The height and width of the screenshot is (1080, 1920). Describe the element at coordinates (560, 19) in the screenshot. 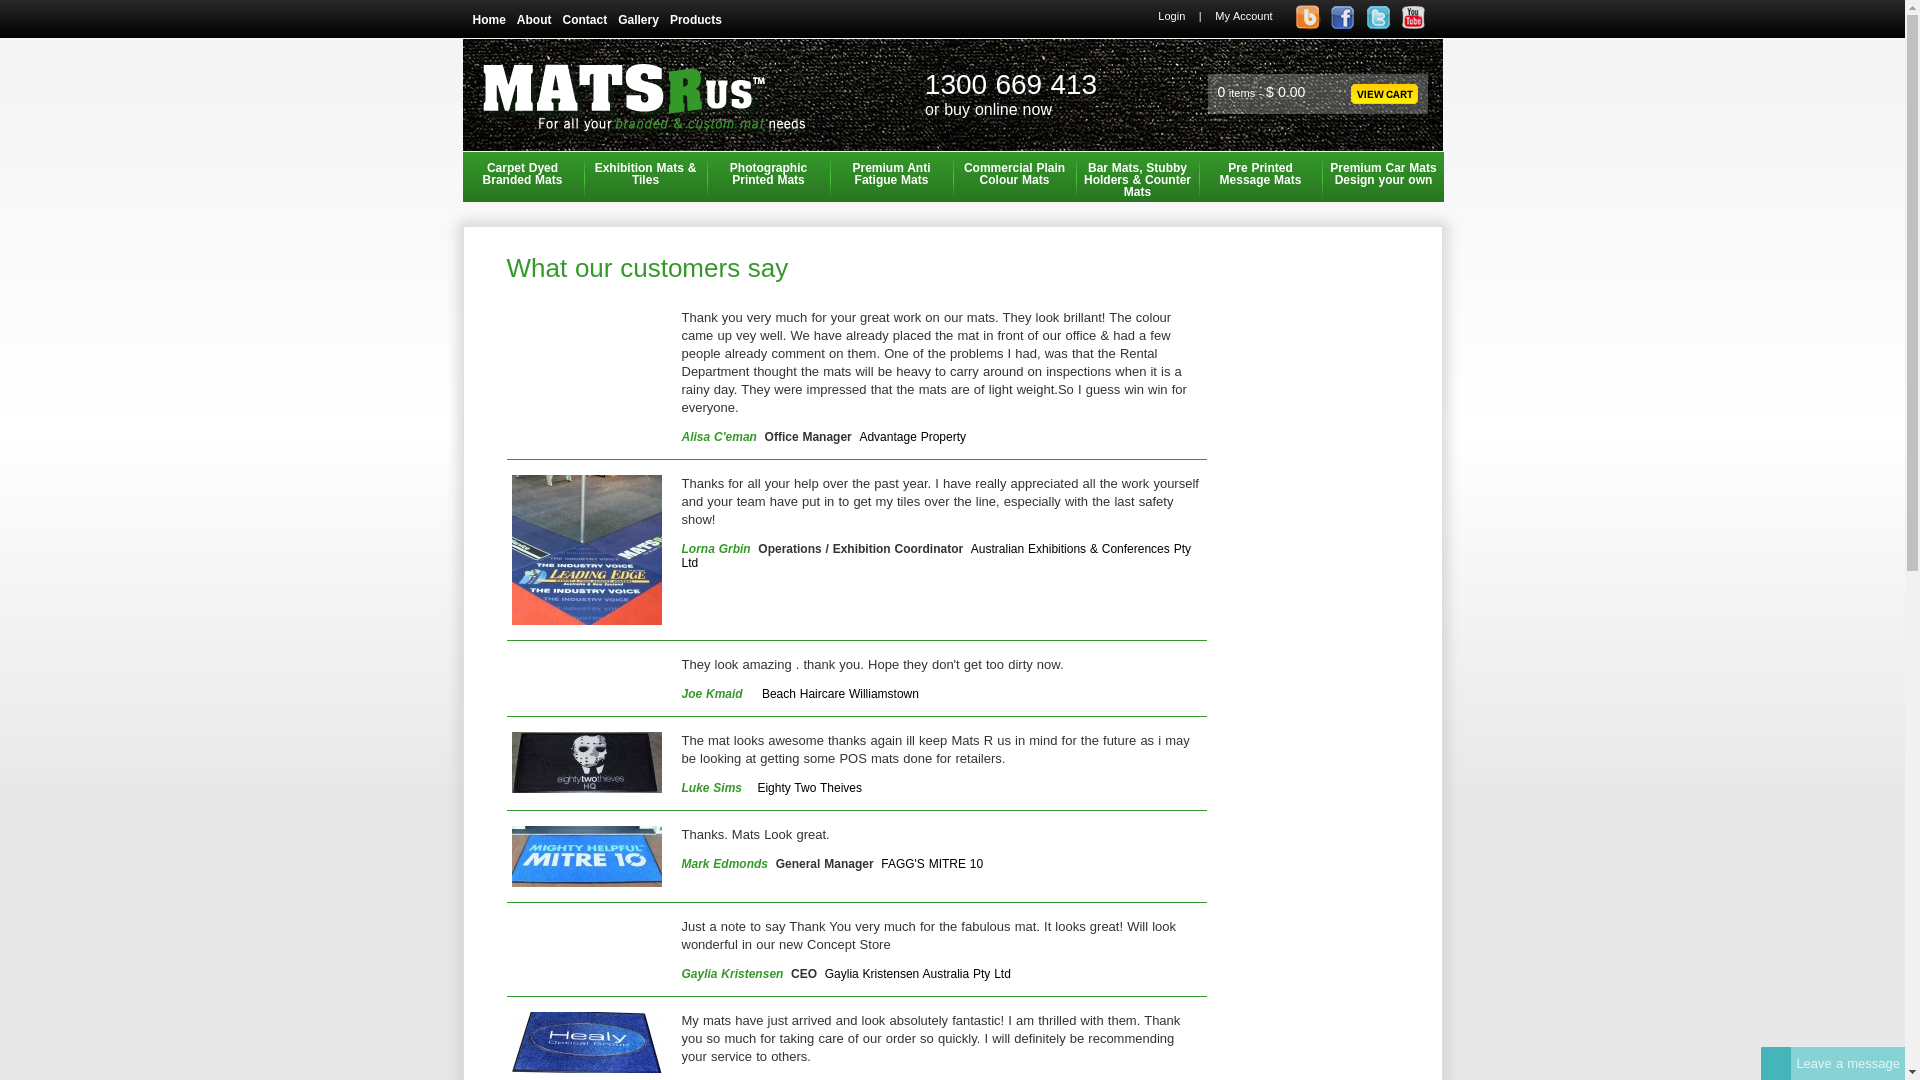

I see `'Contact'` at that location.